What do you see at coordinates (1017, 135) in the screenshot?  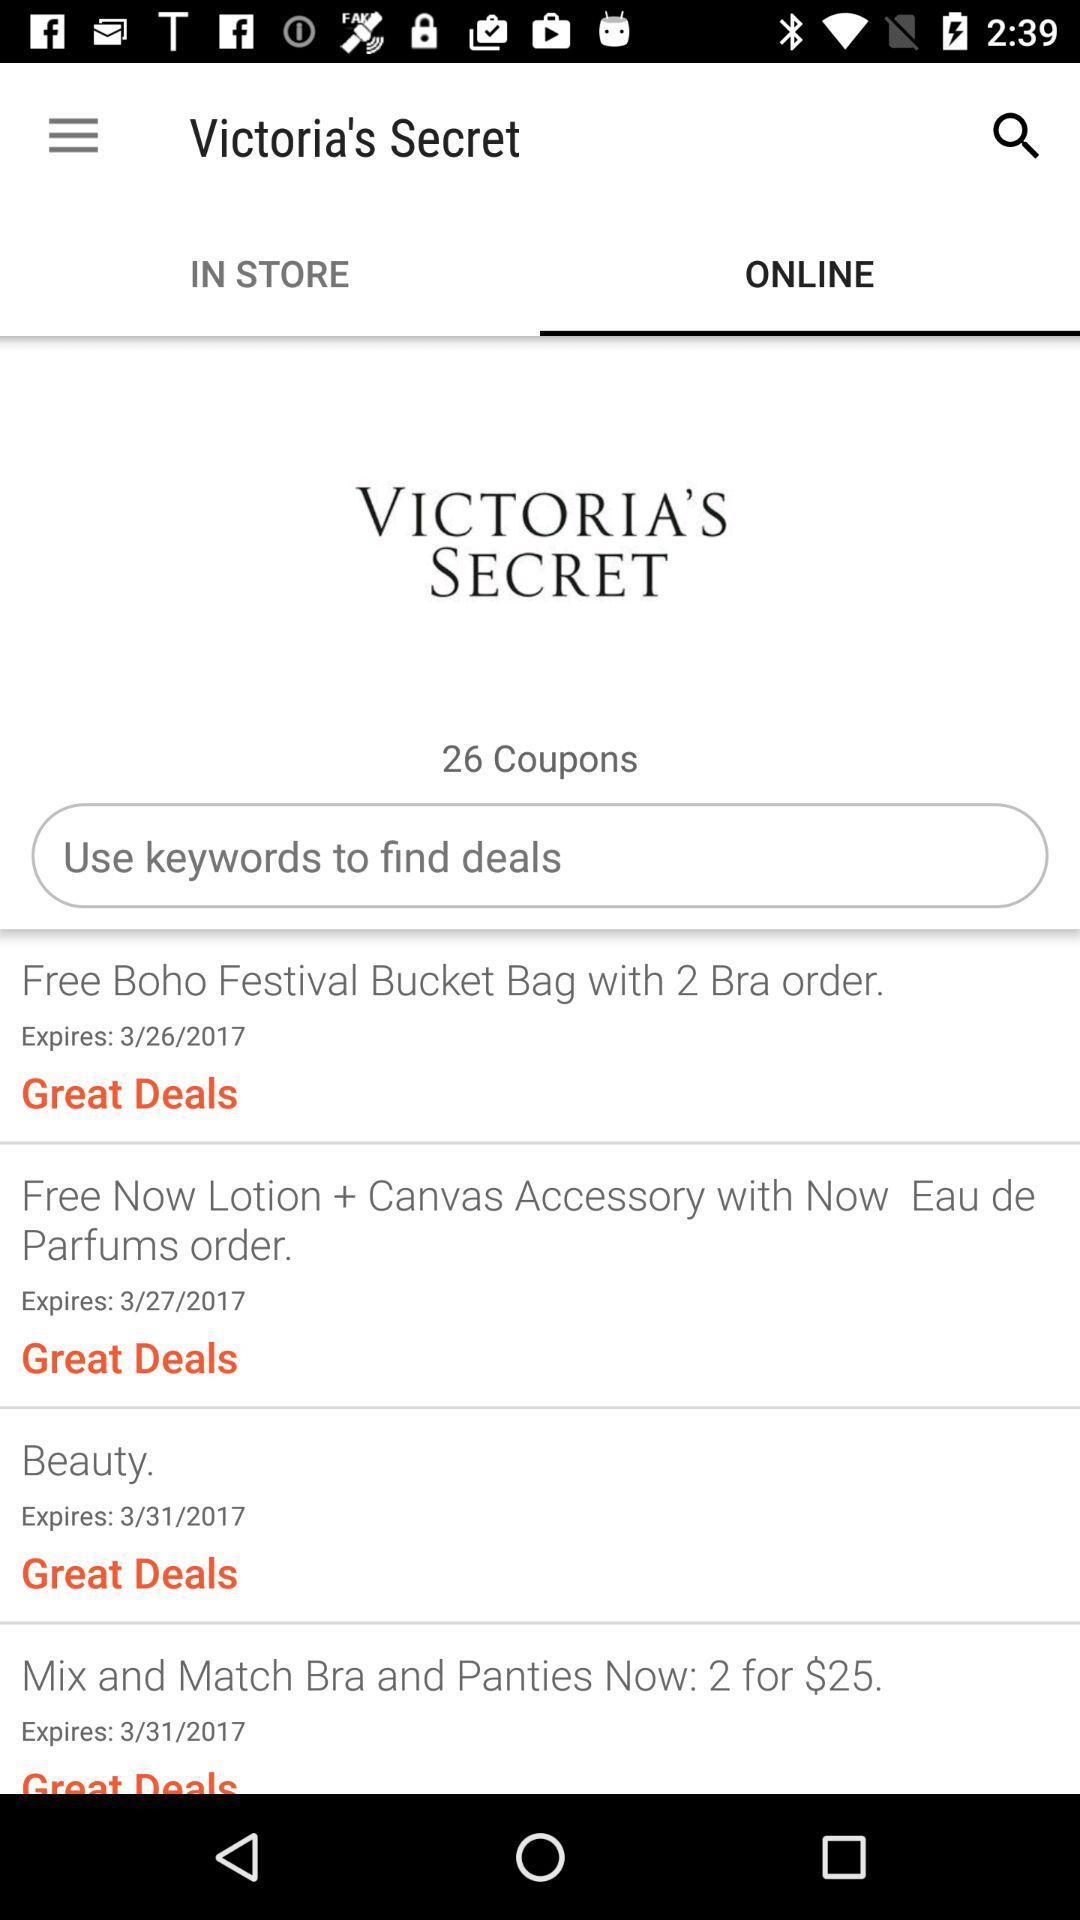 I see `the icon next to the victoria's secret  app` at bounding box center [1017, 135].